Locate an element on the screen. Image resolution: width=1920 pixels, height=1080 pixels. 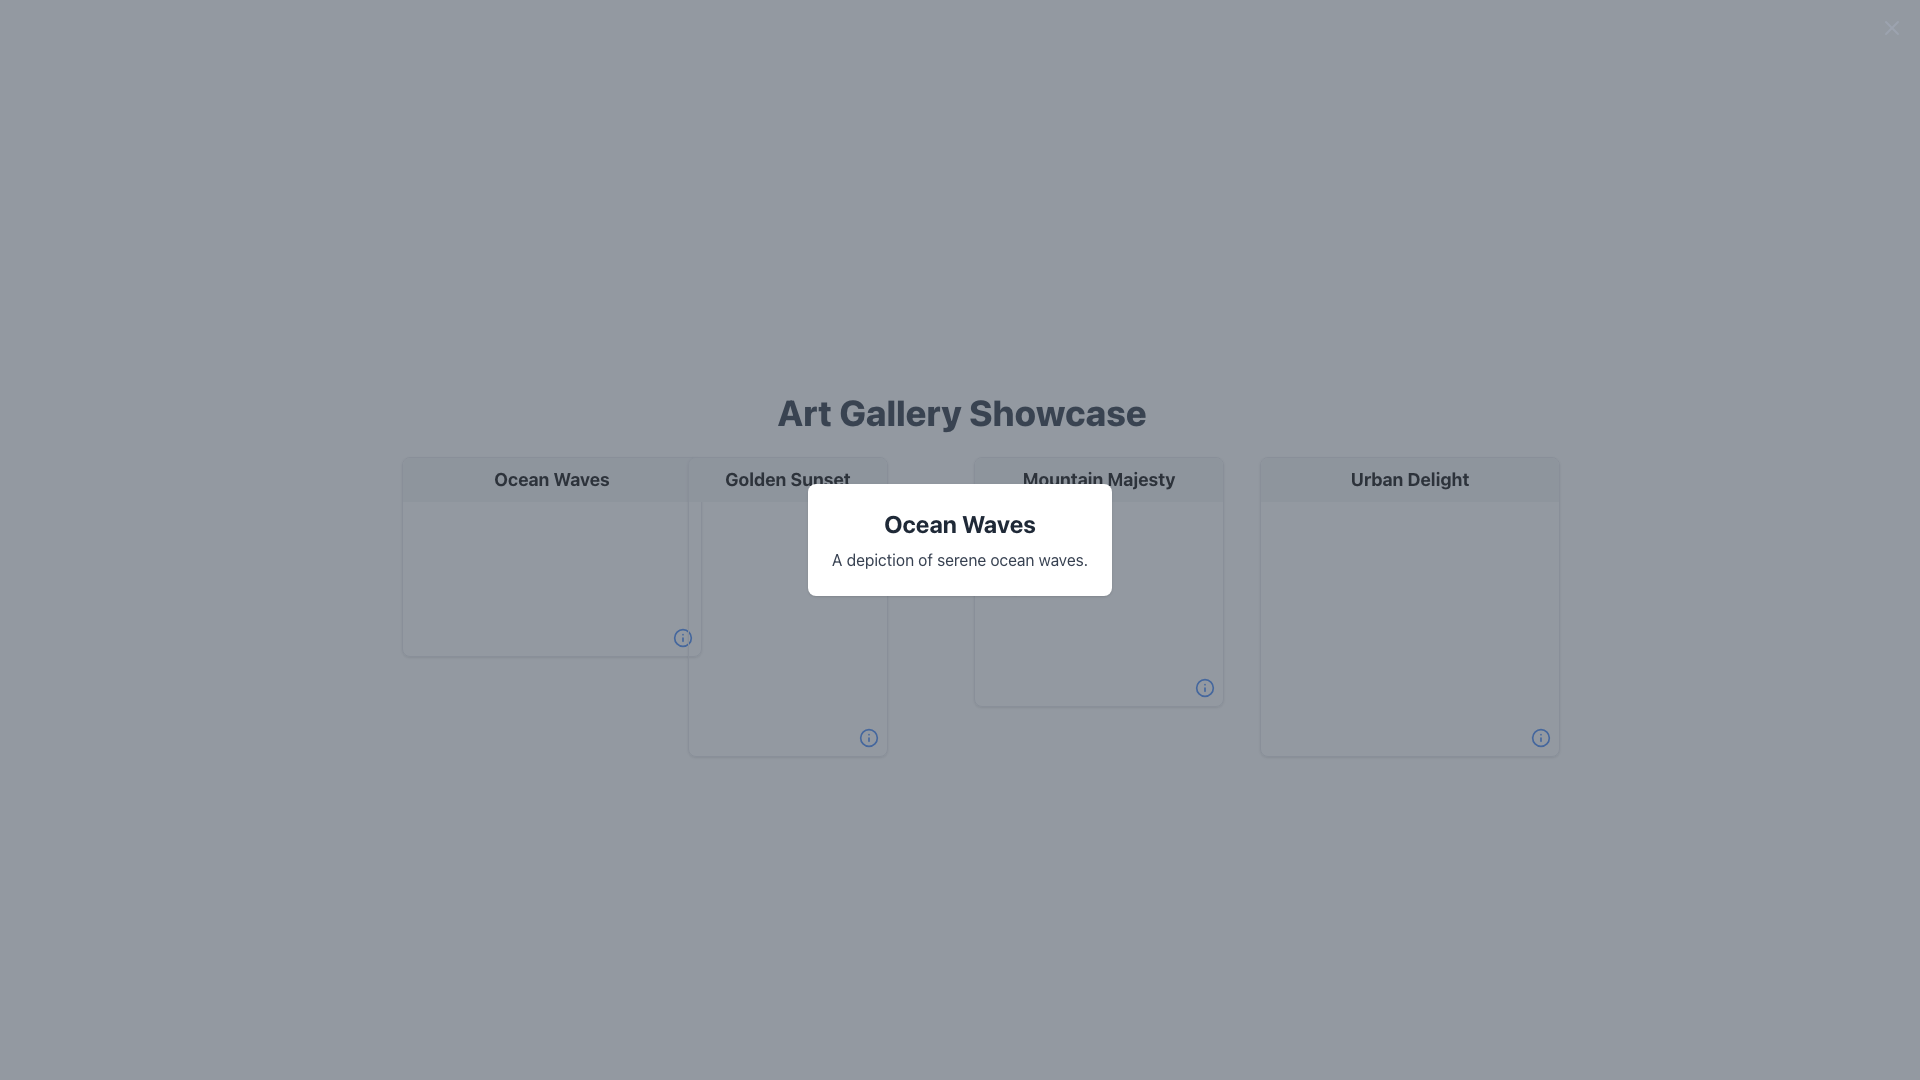
the Icon Component (circle within an info icon) located in the bottom-right corner of the 'Urban Delight' section is located at coordinates (1539, 737).